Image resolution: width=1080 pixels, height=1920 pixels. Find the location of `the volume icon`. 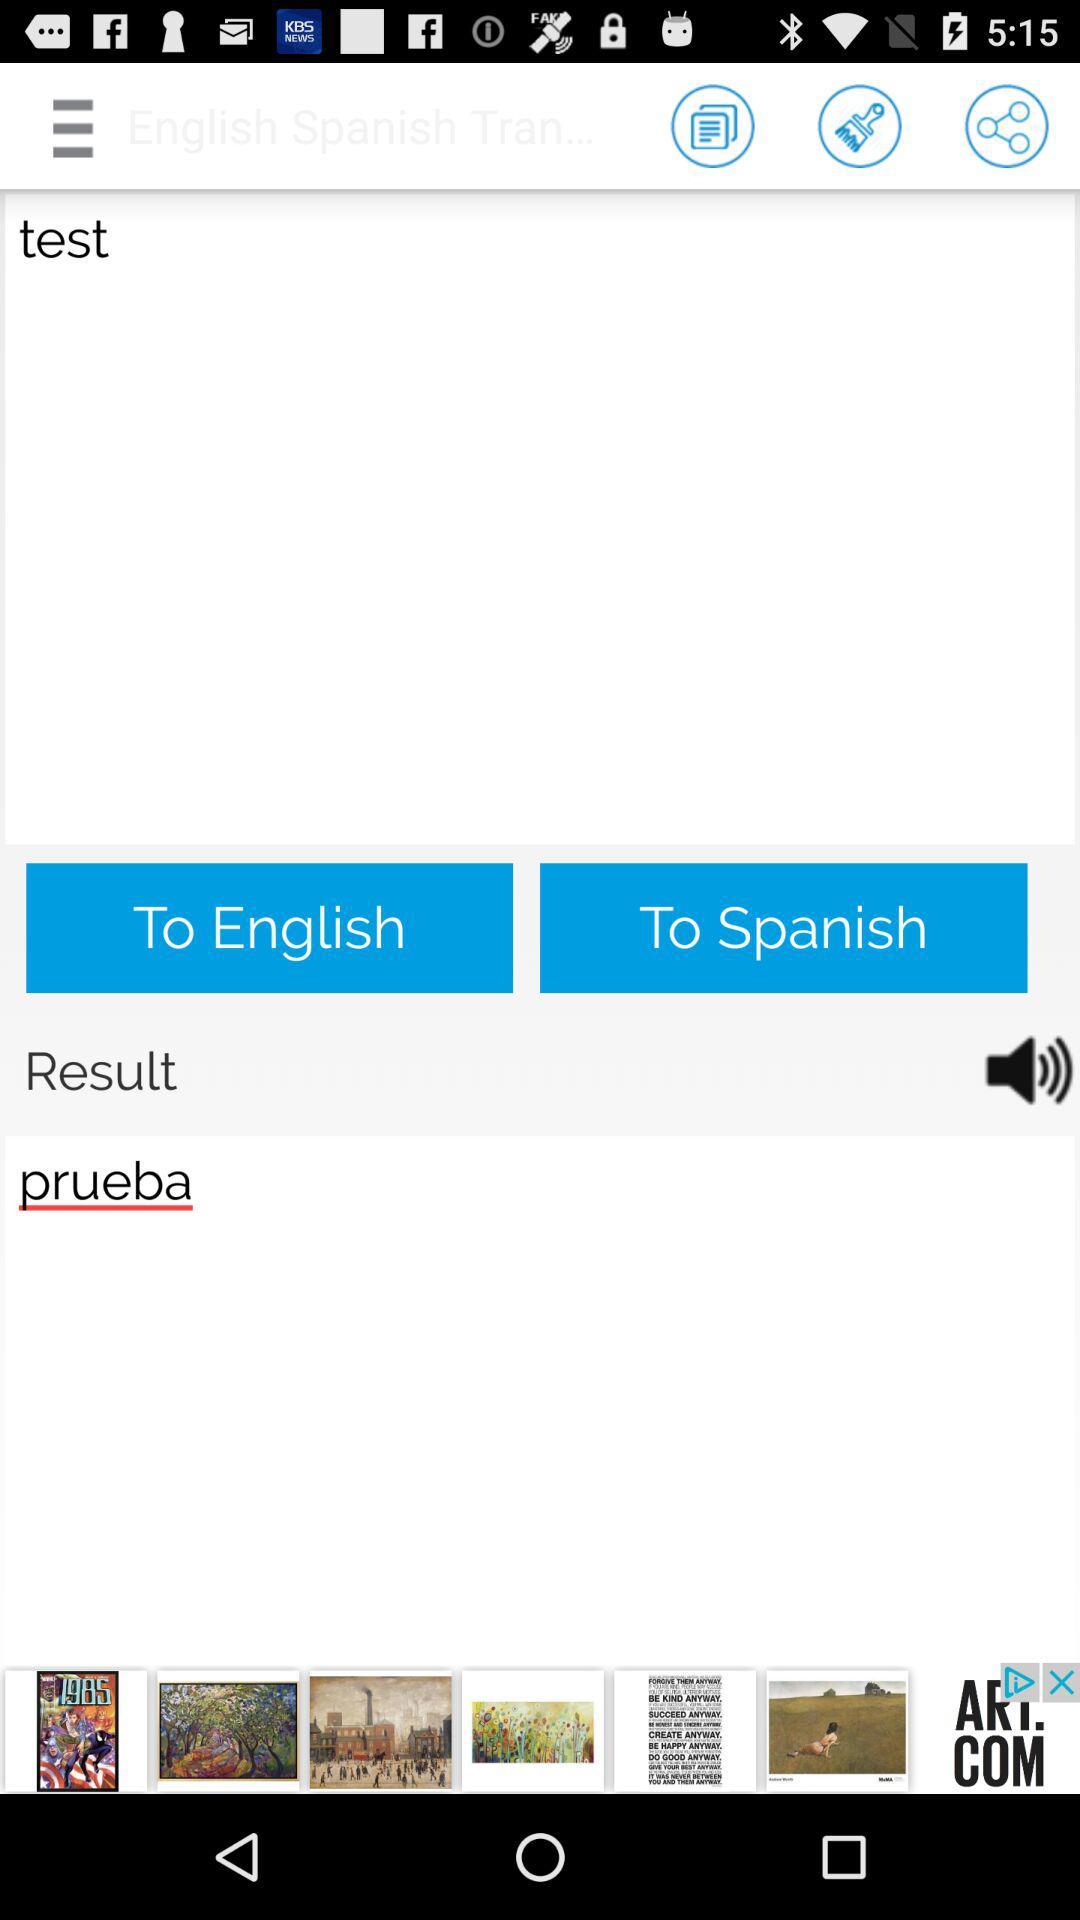

the volume icon is located at coordinates (1015, 1146).